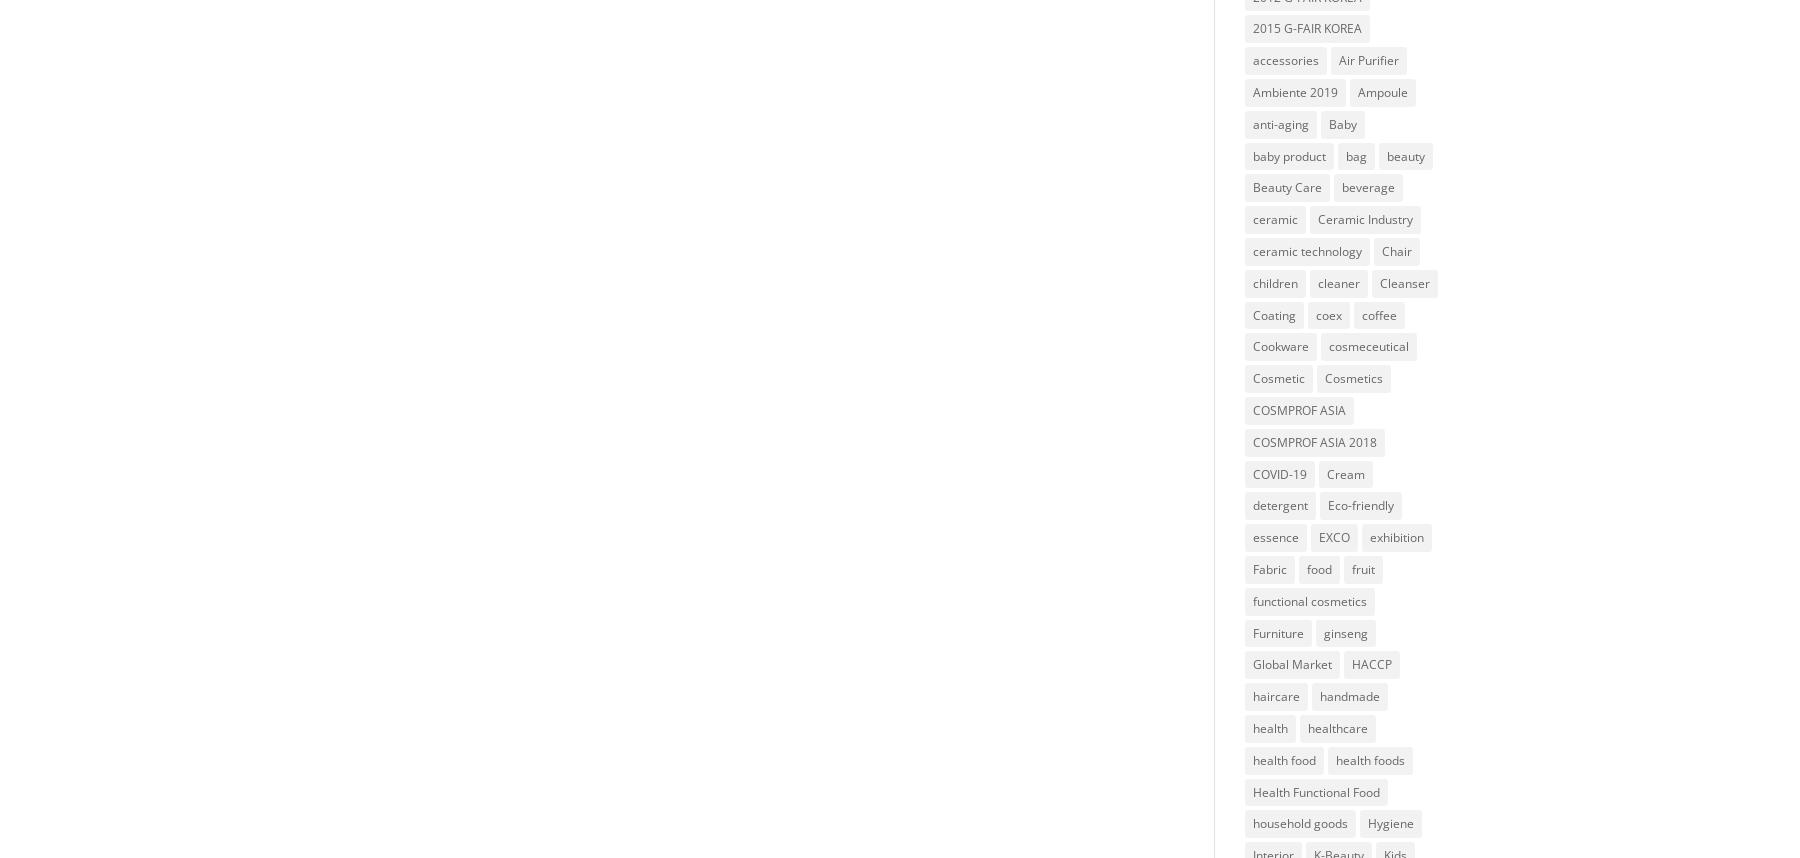 Image resolution: width=1800 pixels, height=858 pixels. Describe the element at coordinates (1286, 187) in the screenshot. I see `'Beauty Care'` at that location.